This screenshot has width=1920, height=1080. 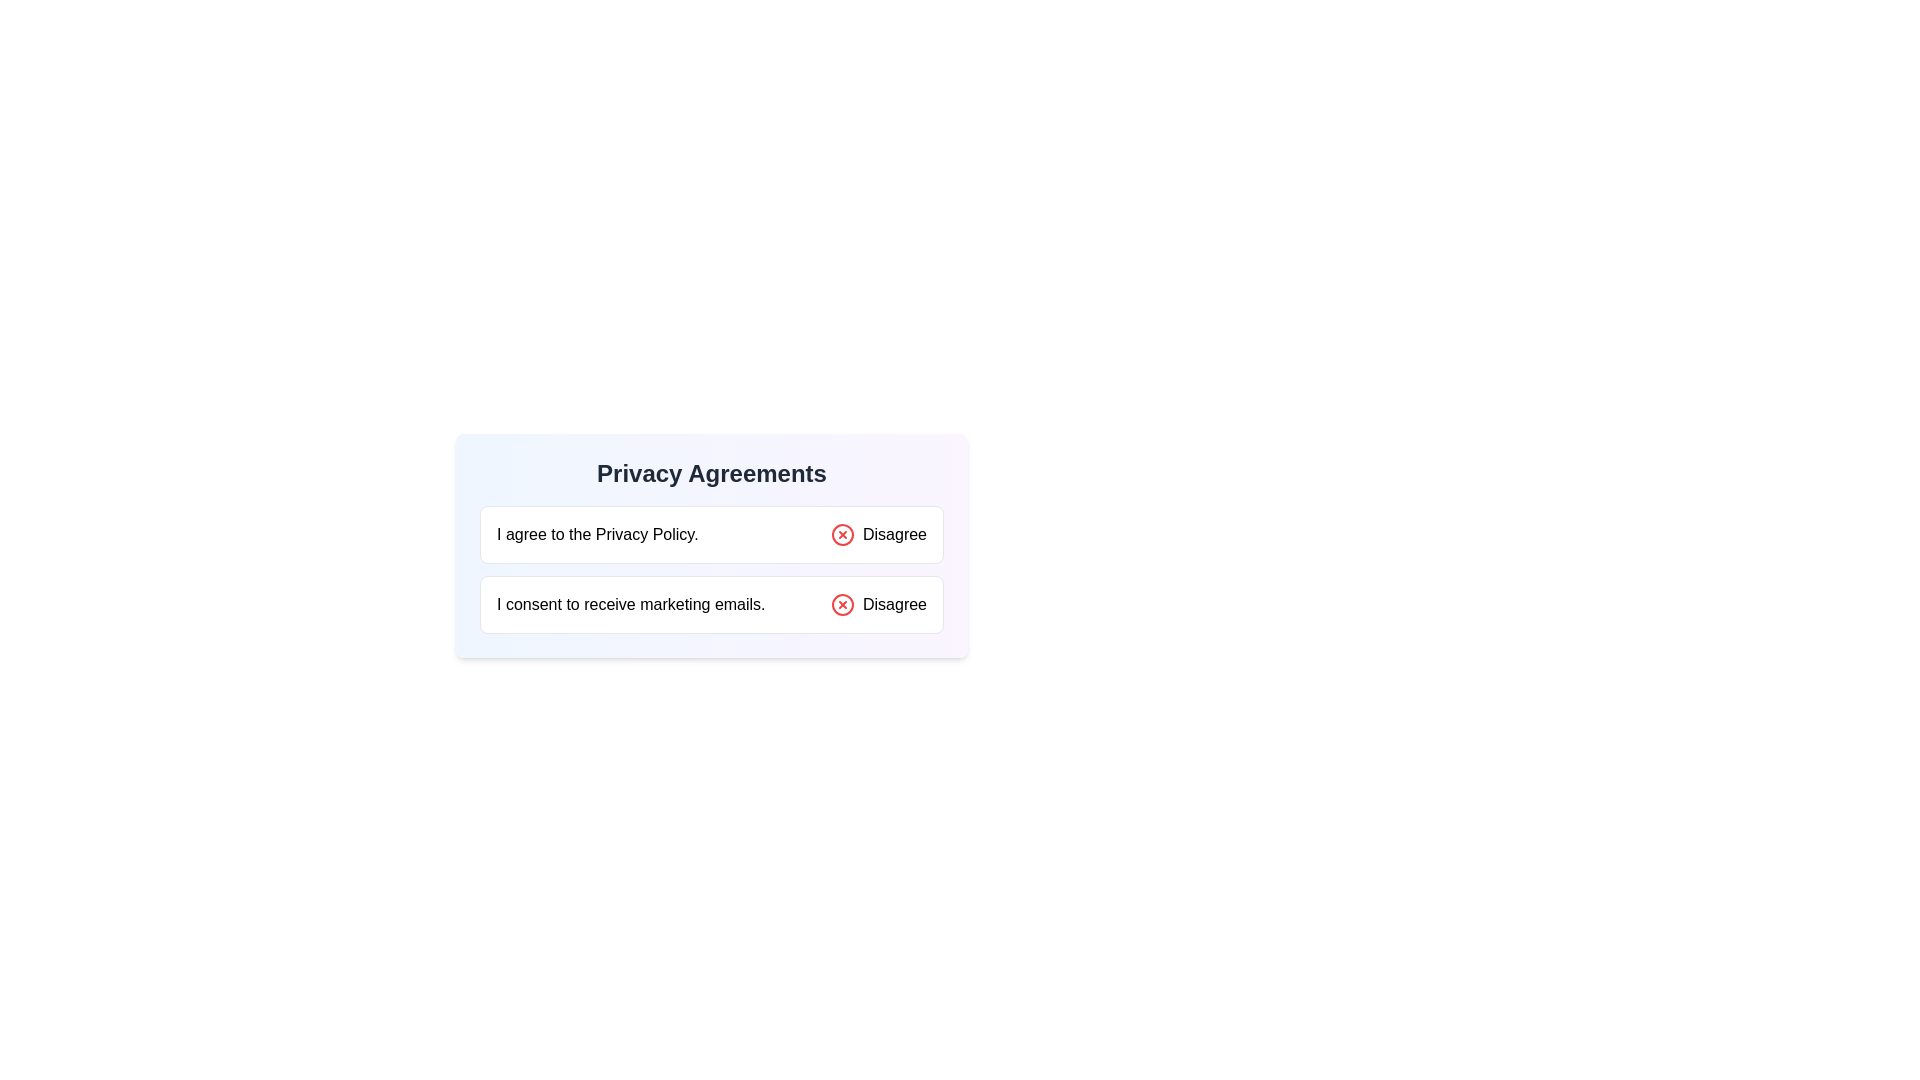 I want to click on the 'Disagree' button which consists of a circular red icon with an 'X' and the text 'Disagree', so click(x=878, y=604).